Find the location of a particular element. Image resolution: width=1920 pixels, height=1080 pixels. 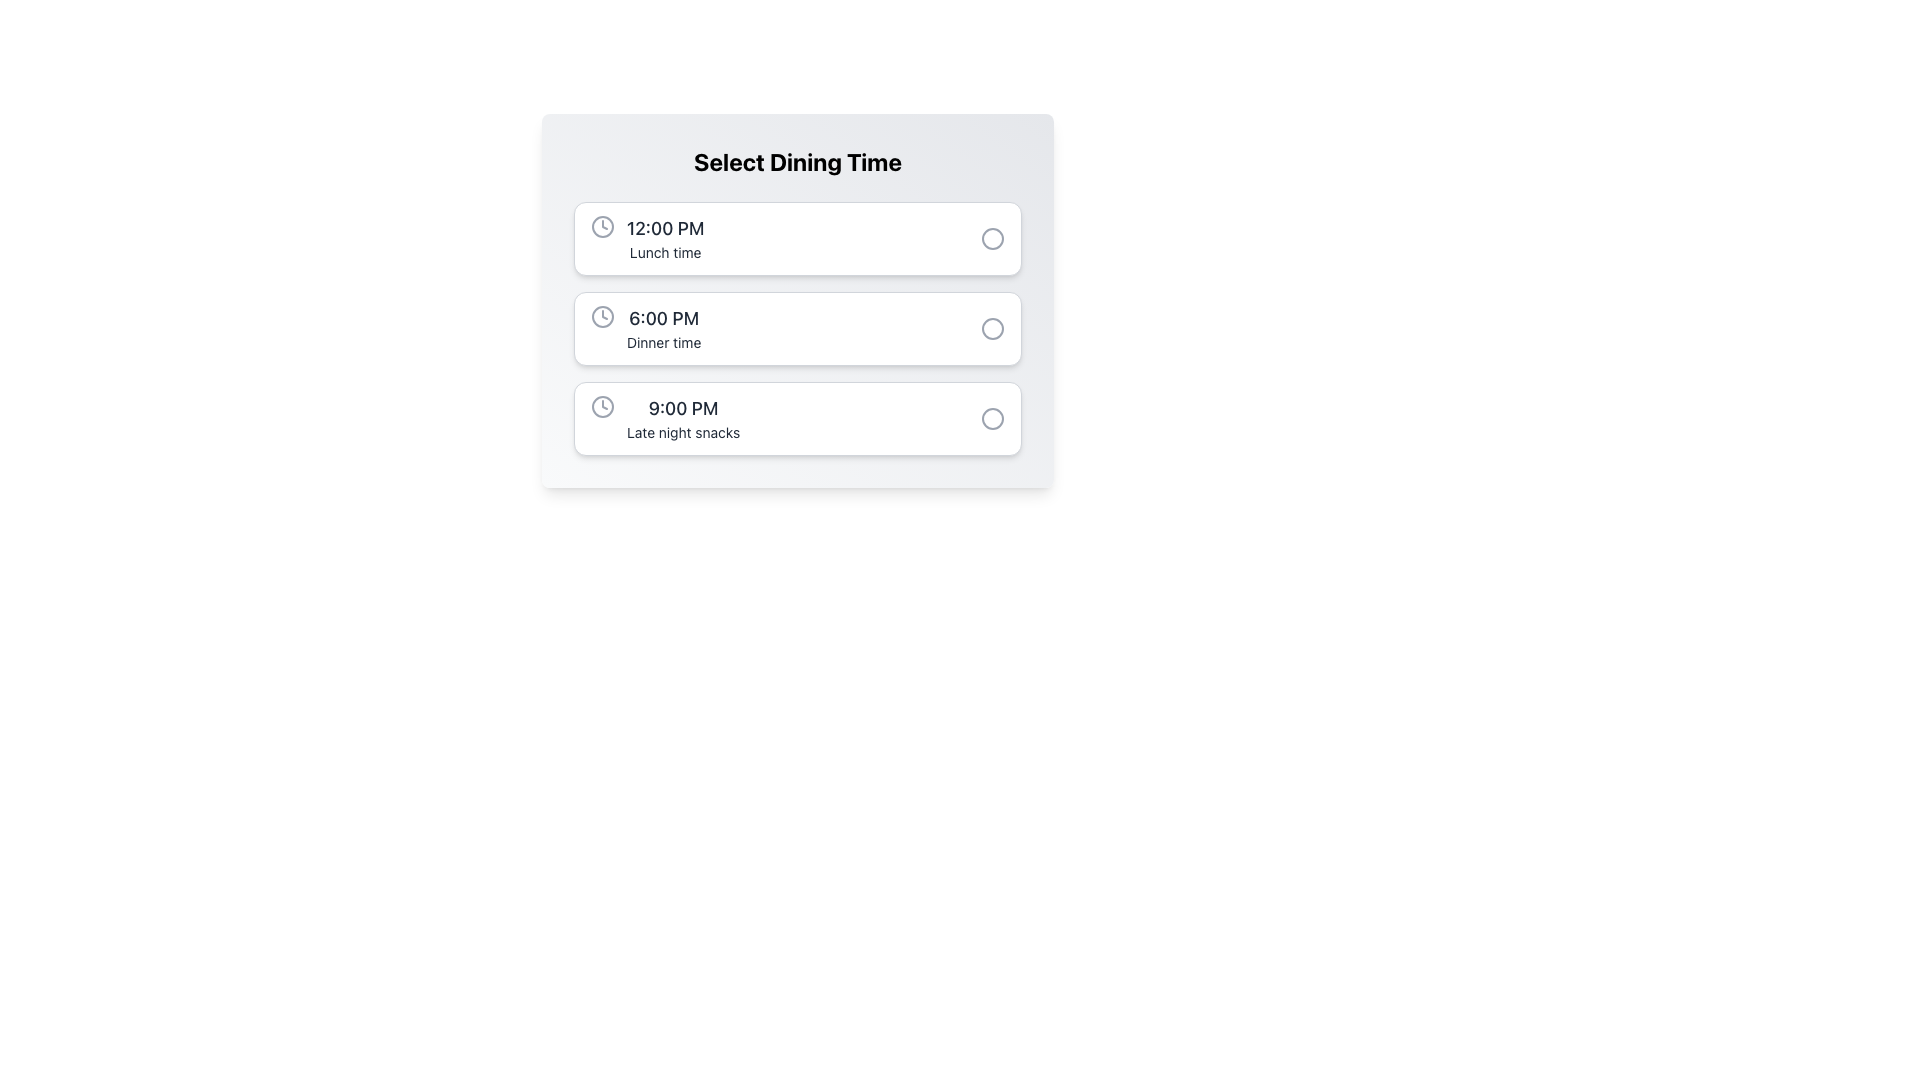

the circular outline indicator that is positioned in the bottom-right side of the list item labeled '9:00 PM - Late night snacks' is located at coordinates (993, 418).